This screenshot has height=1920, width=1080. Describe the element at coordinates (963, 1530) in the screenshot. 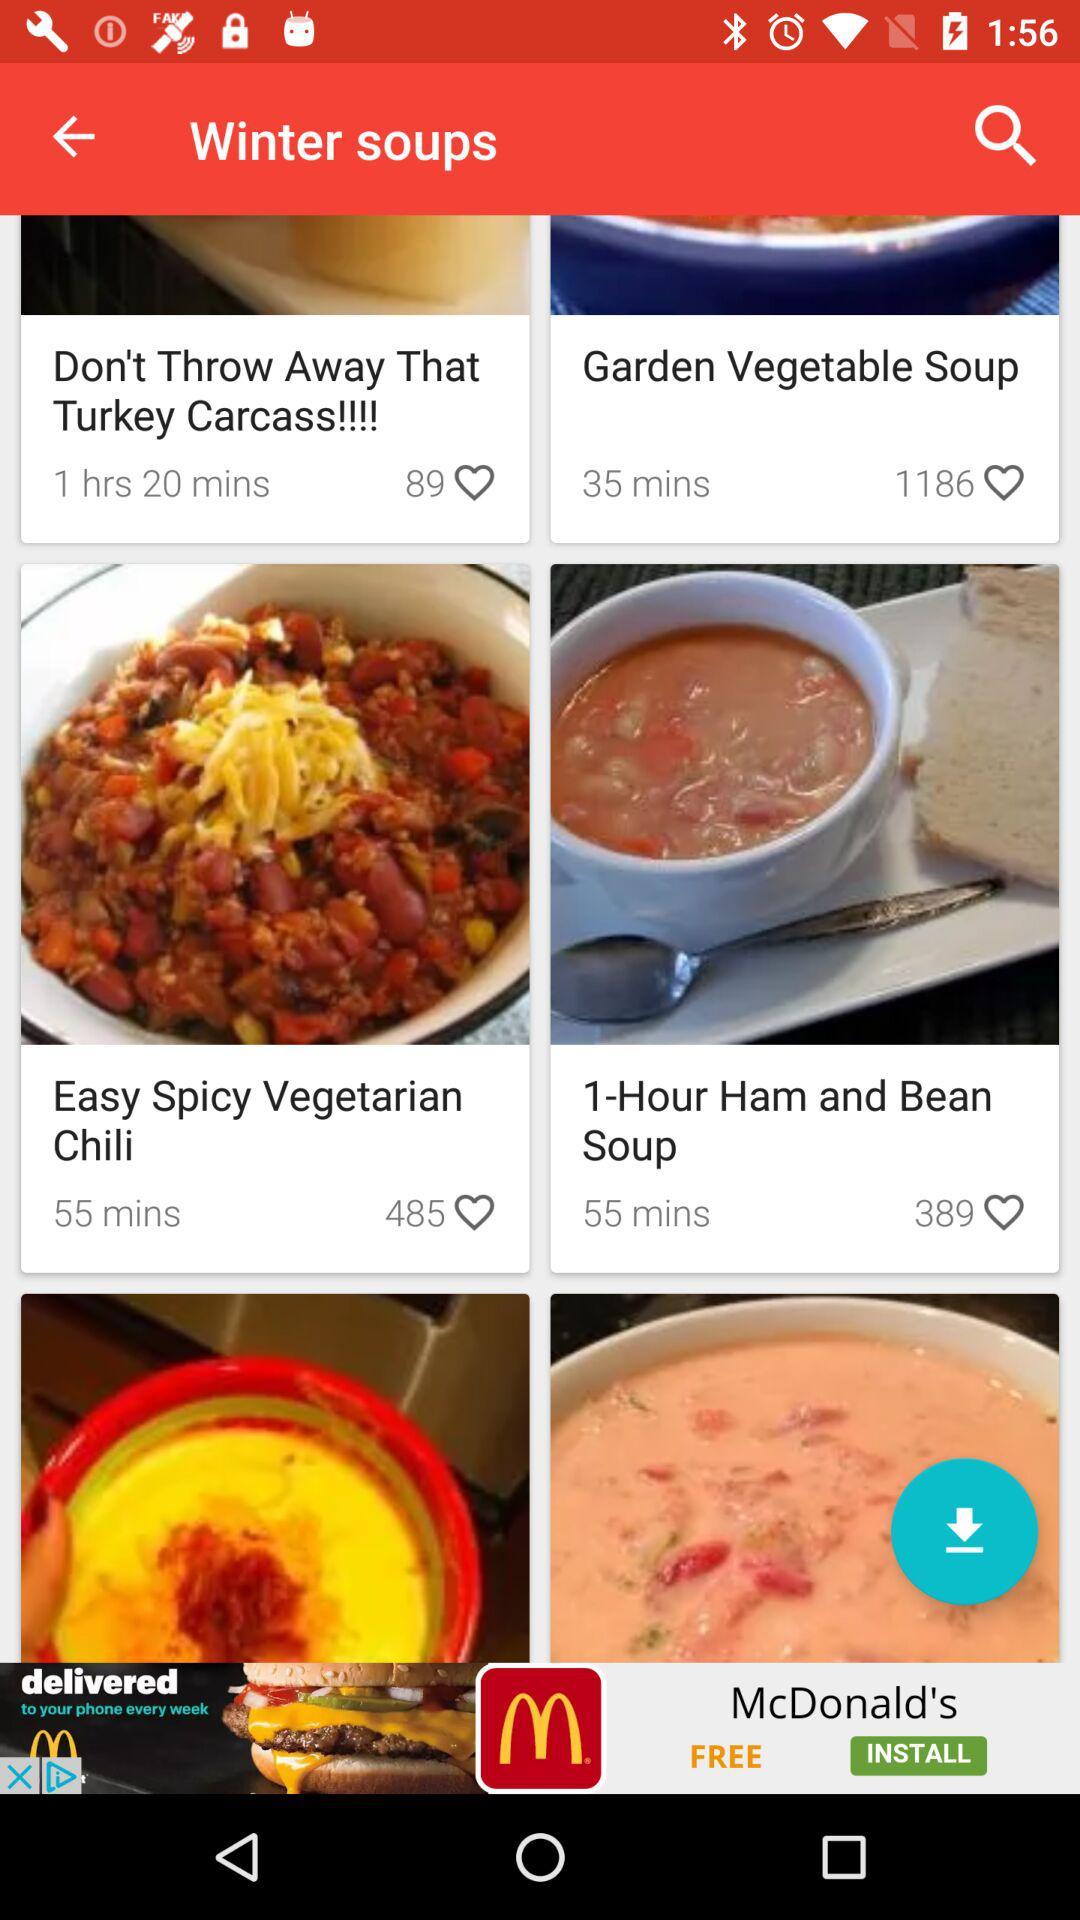

I see `the file_download icon` at that location.